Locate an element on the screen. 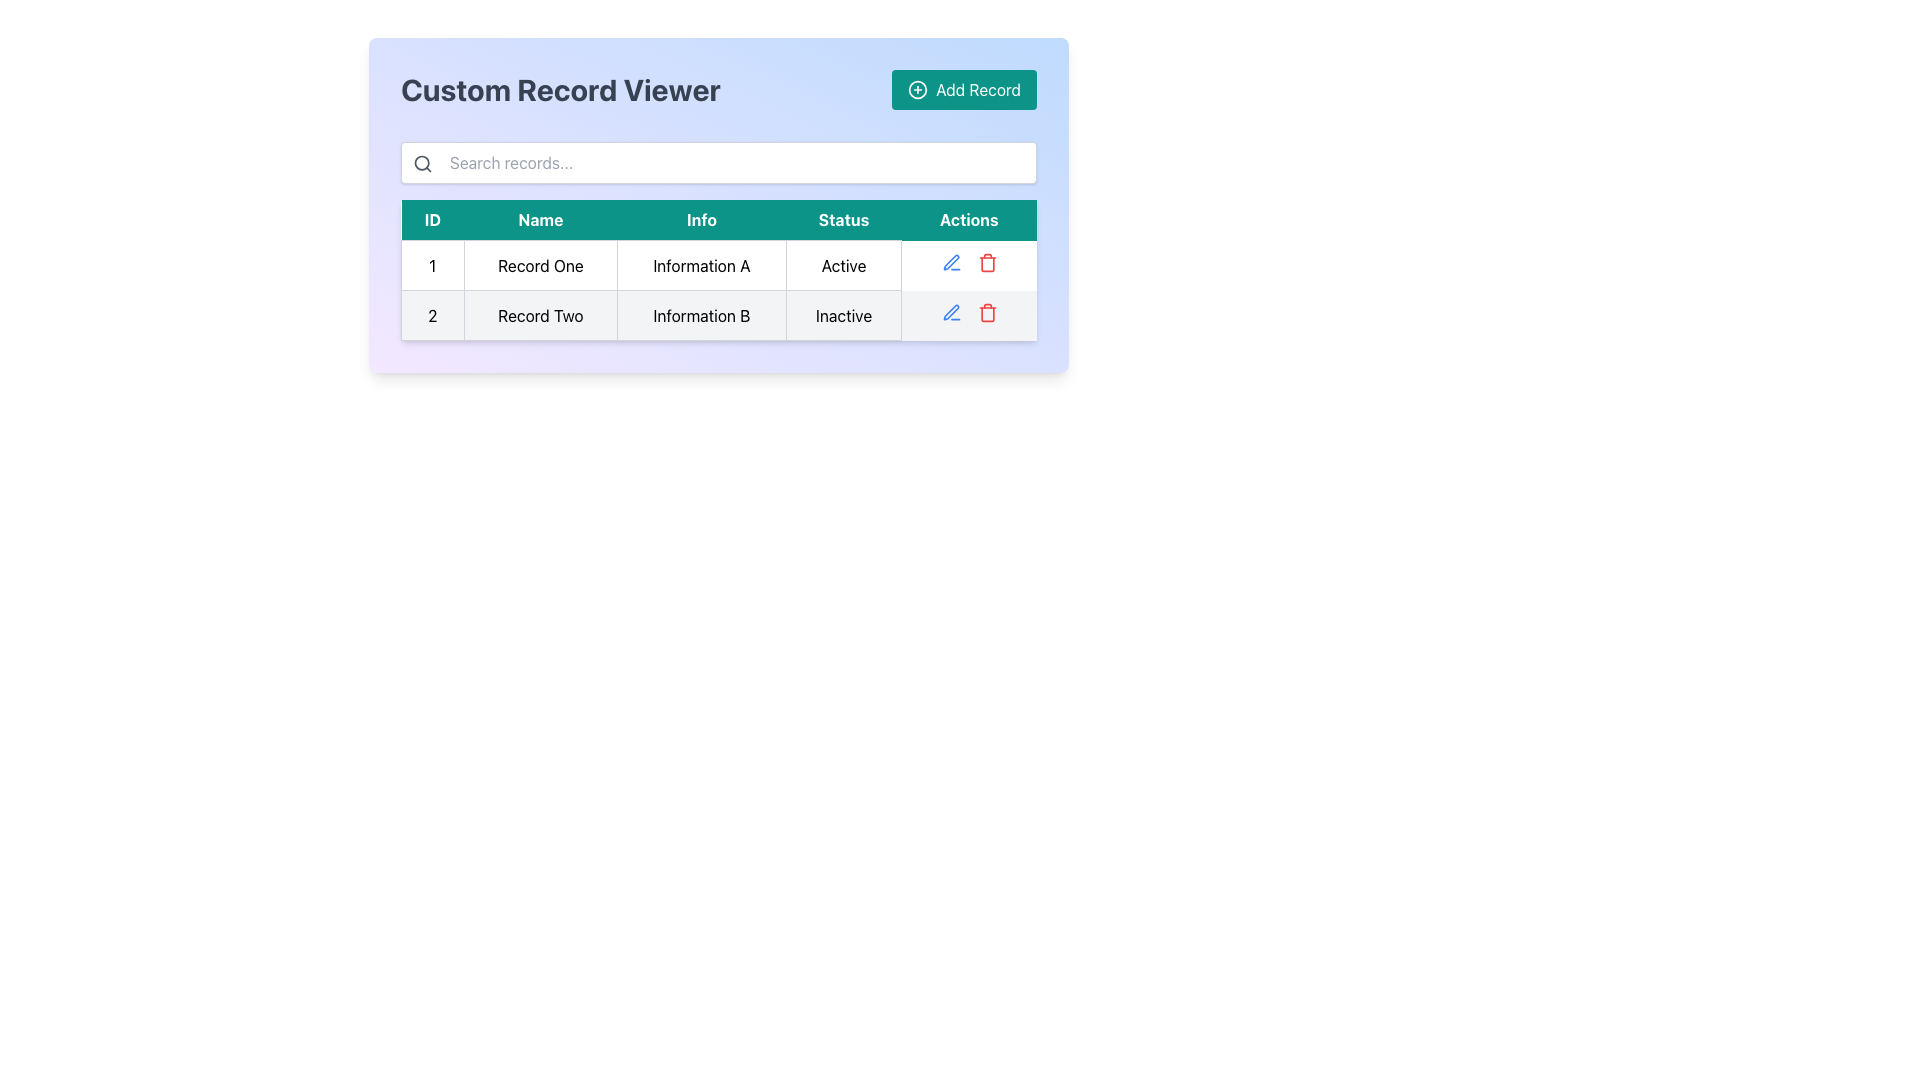 This screenshot has width=1920, height=1080. the icon for adding a new record, which is positioned to the left of the 'Add Record' text in the top-right corner of the interface is located at coordinates (916, 88).